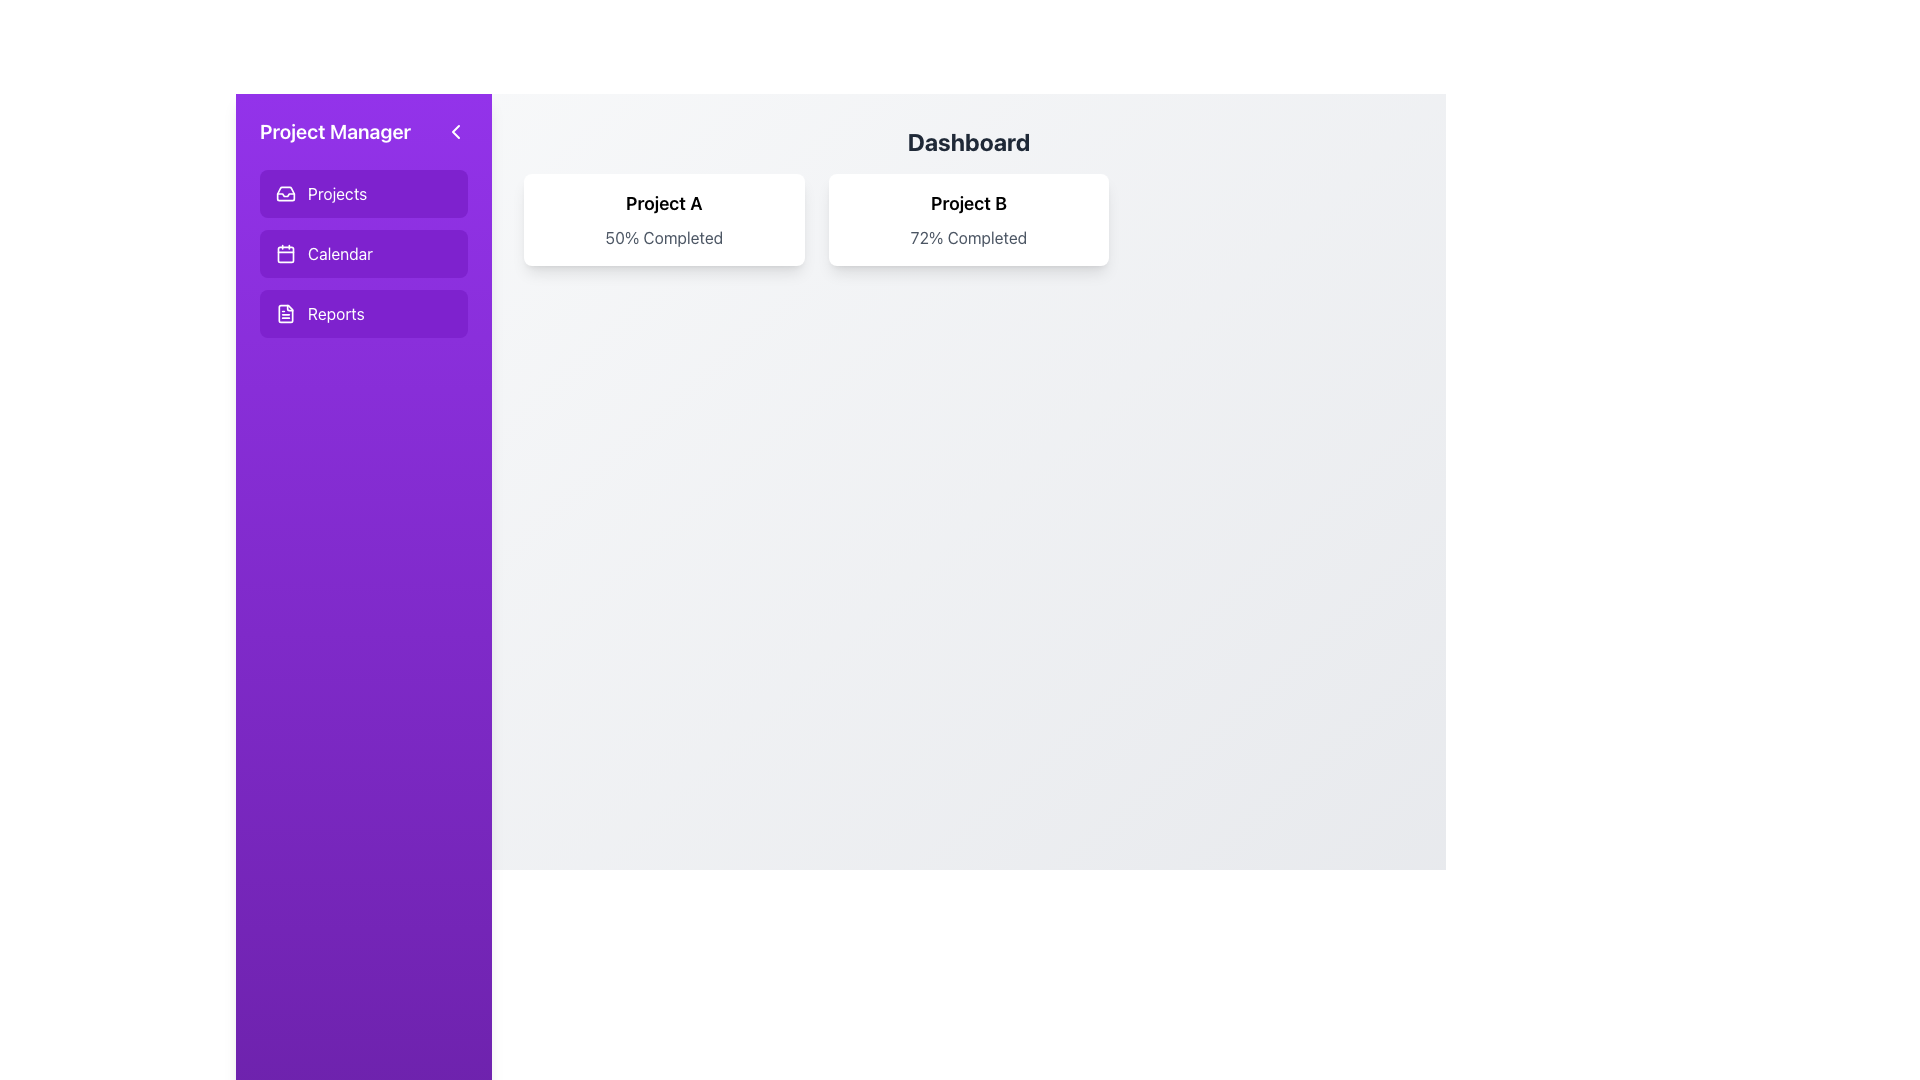  Describe the element at coordinates (285, 253) in the screenshot. I see `the purple rectangular part of the calendar-like icon located in the navigation sidebar, which is the second icon under the 'Project Manager' heading` at that location.